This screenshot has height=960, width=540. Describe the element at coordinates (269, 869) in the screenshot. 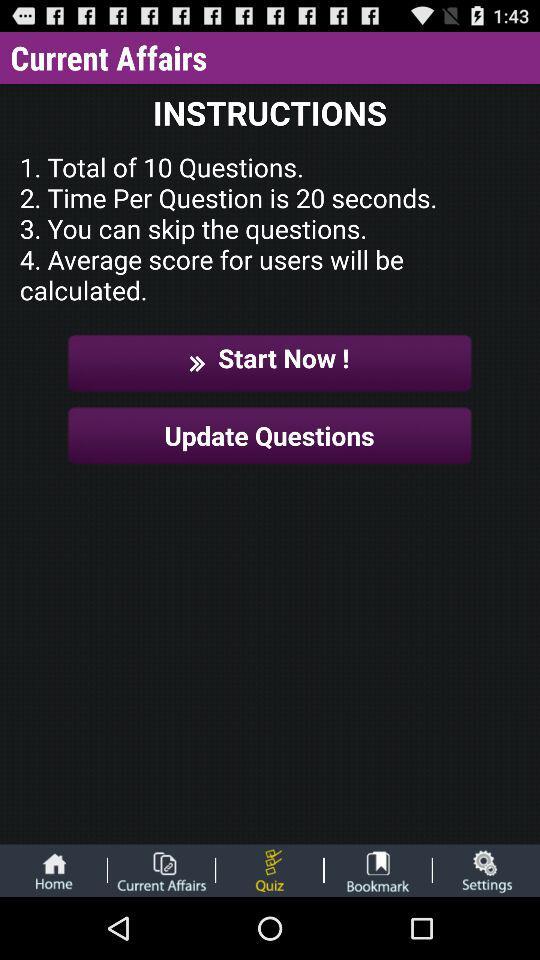

I see `app quiz` at that location.